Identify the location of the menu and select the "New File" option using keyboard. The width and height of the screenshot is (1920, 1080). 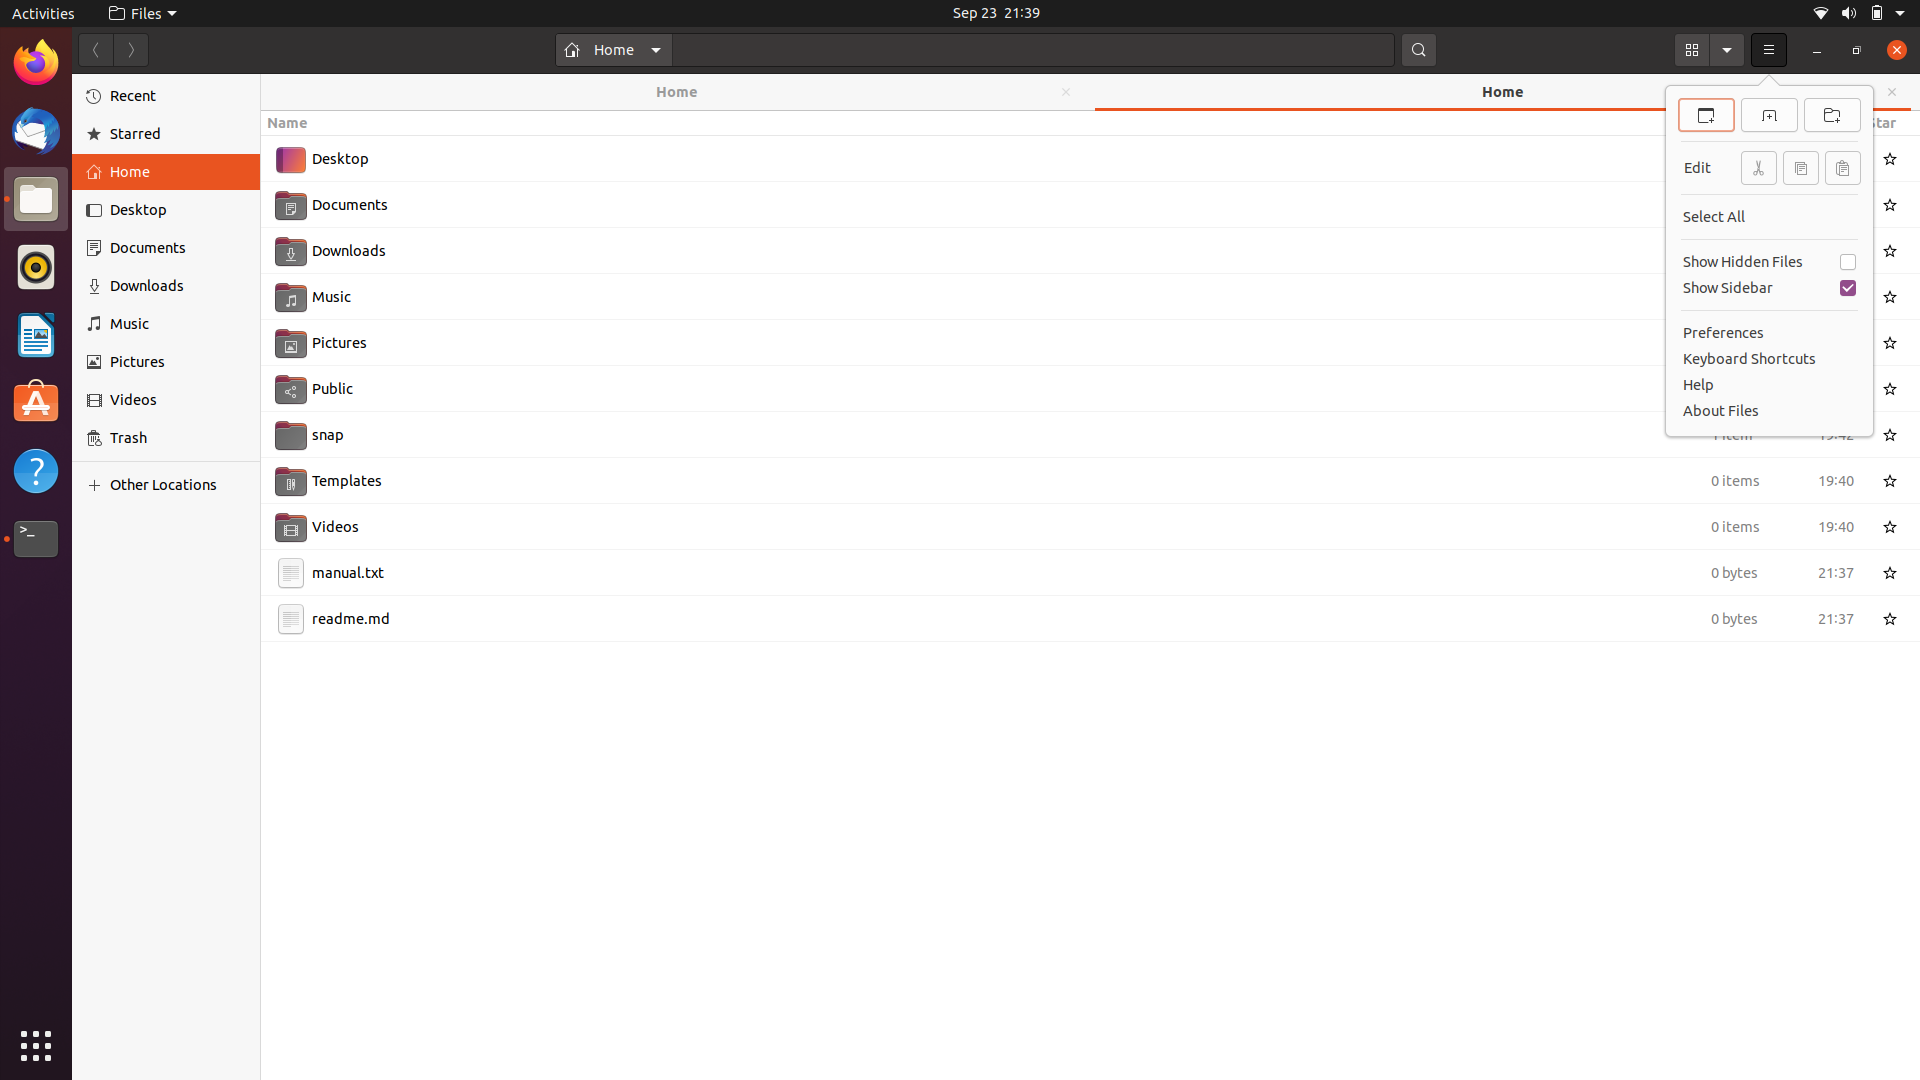
(1769, 49).